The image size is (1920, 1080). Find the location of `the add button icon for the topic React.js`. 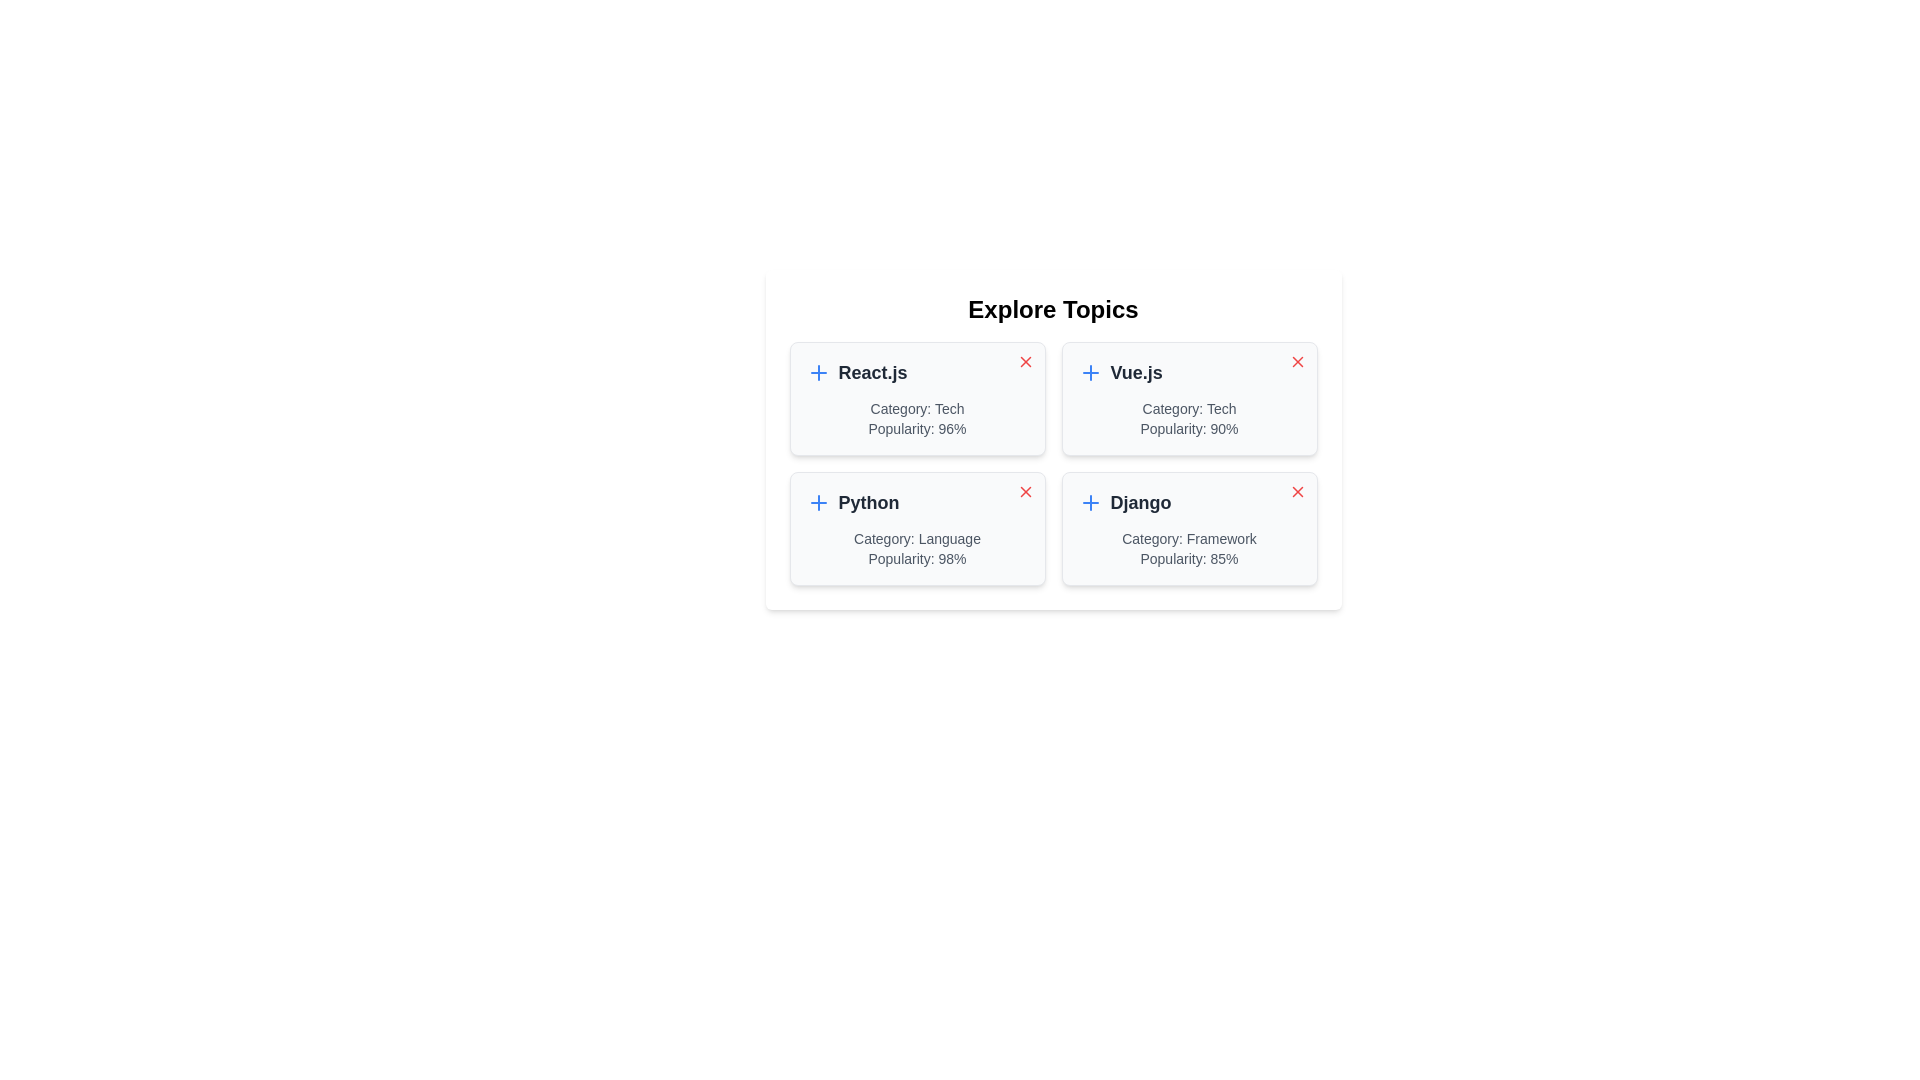

the add button icon for the topic React.js is located at coordinates (818, 373).